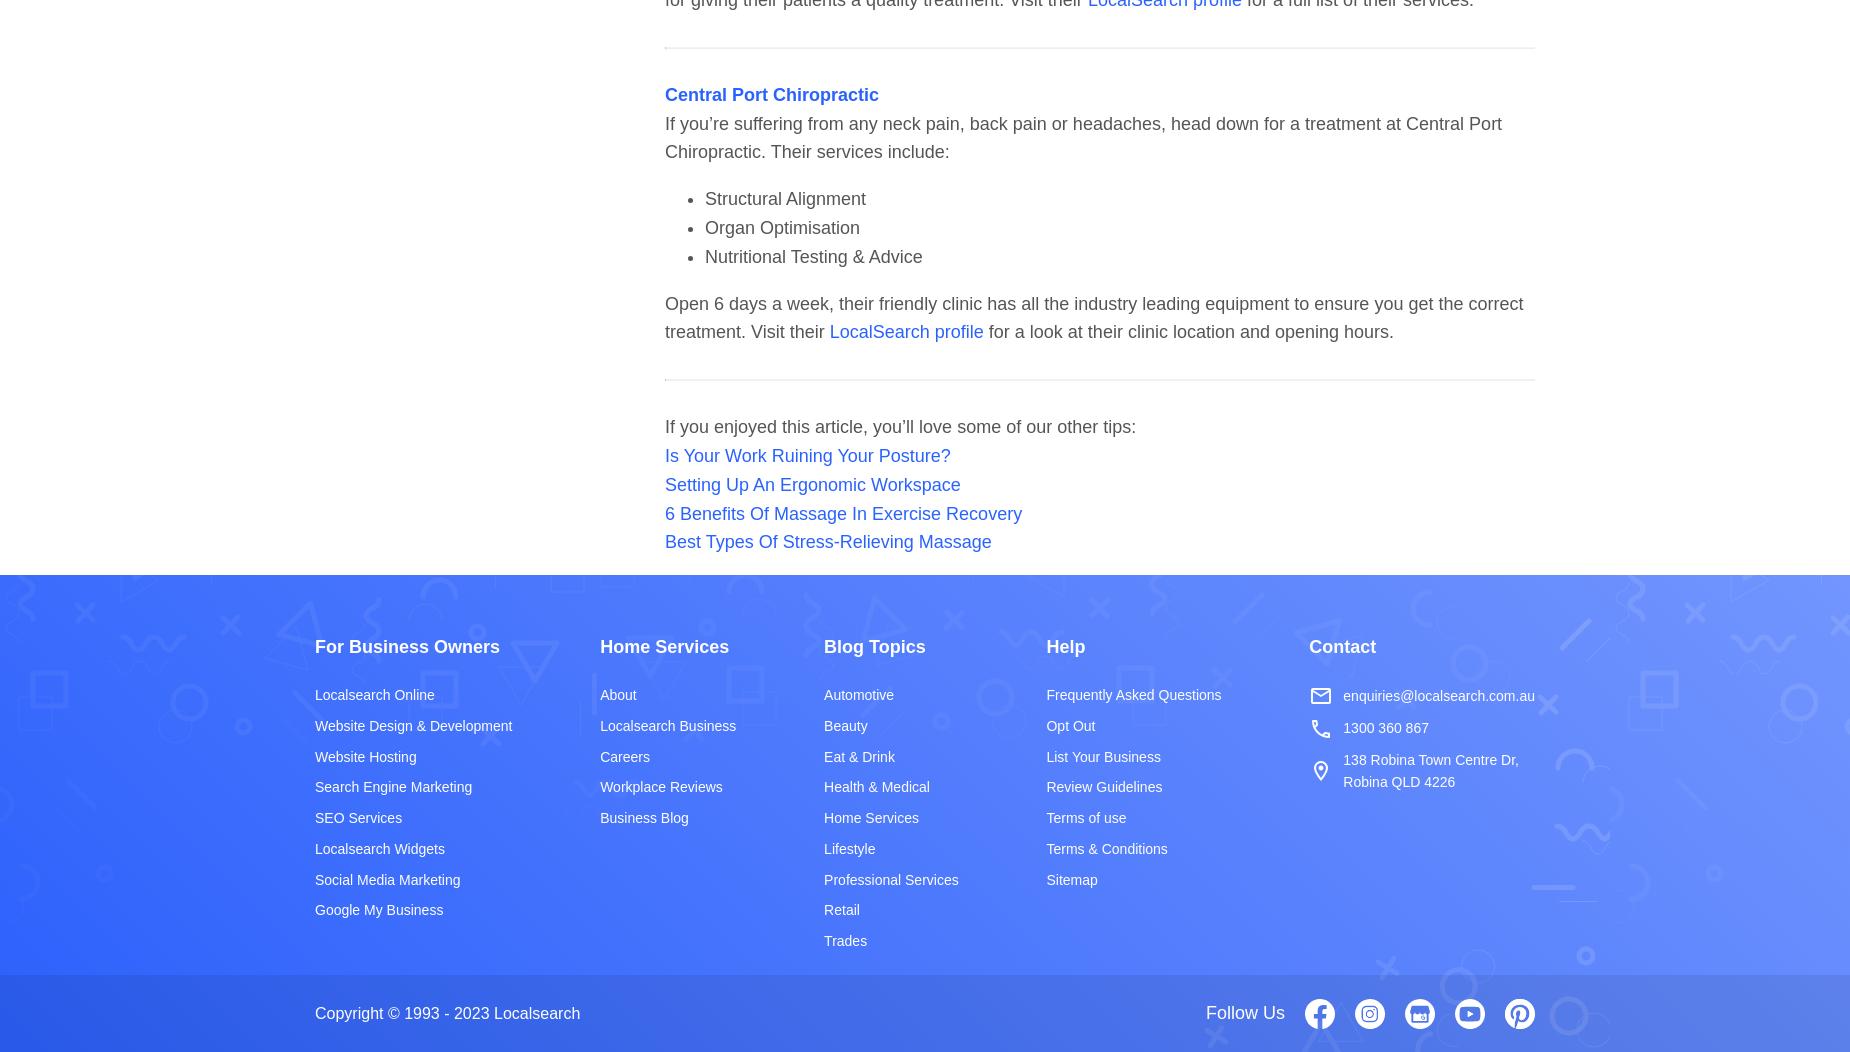  I want to click on 'November 27, 2015 - 2 min read', so click(428, 969).